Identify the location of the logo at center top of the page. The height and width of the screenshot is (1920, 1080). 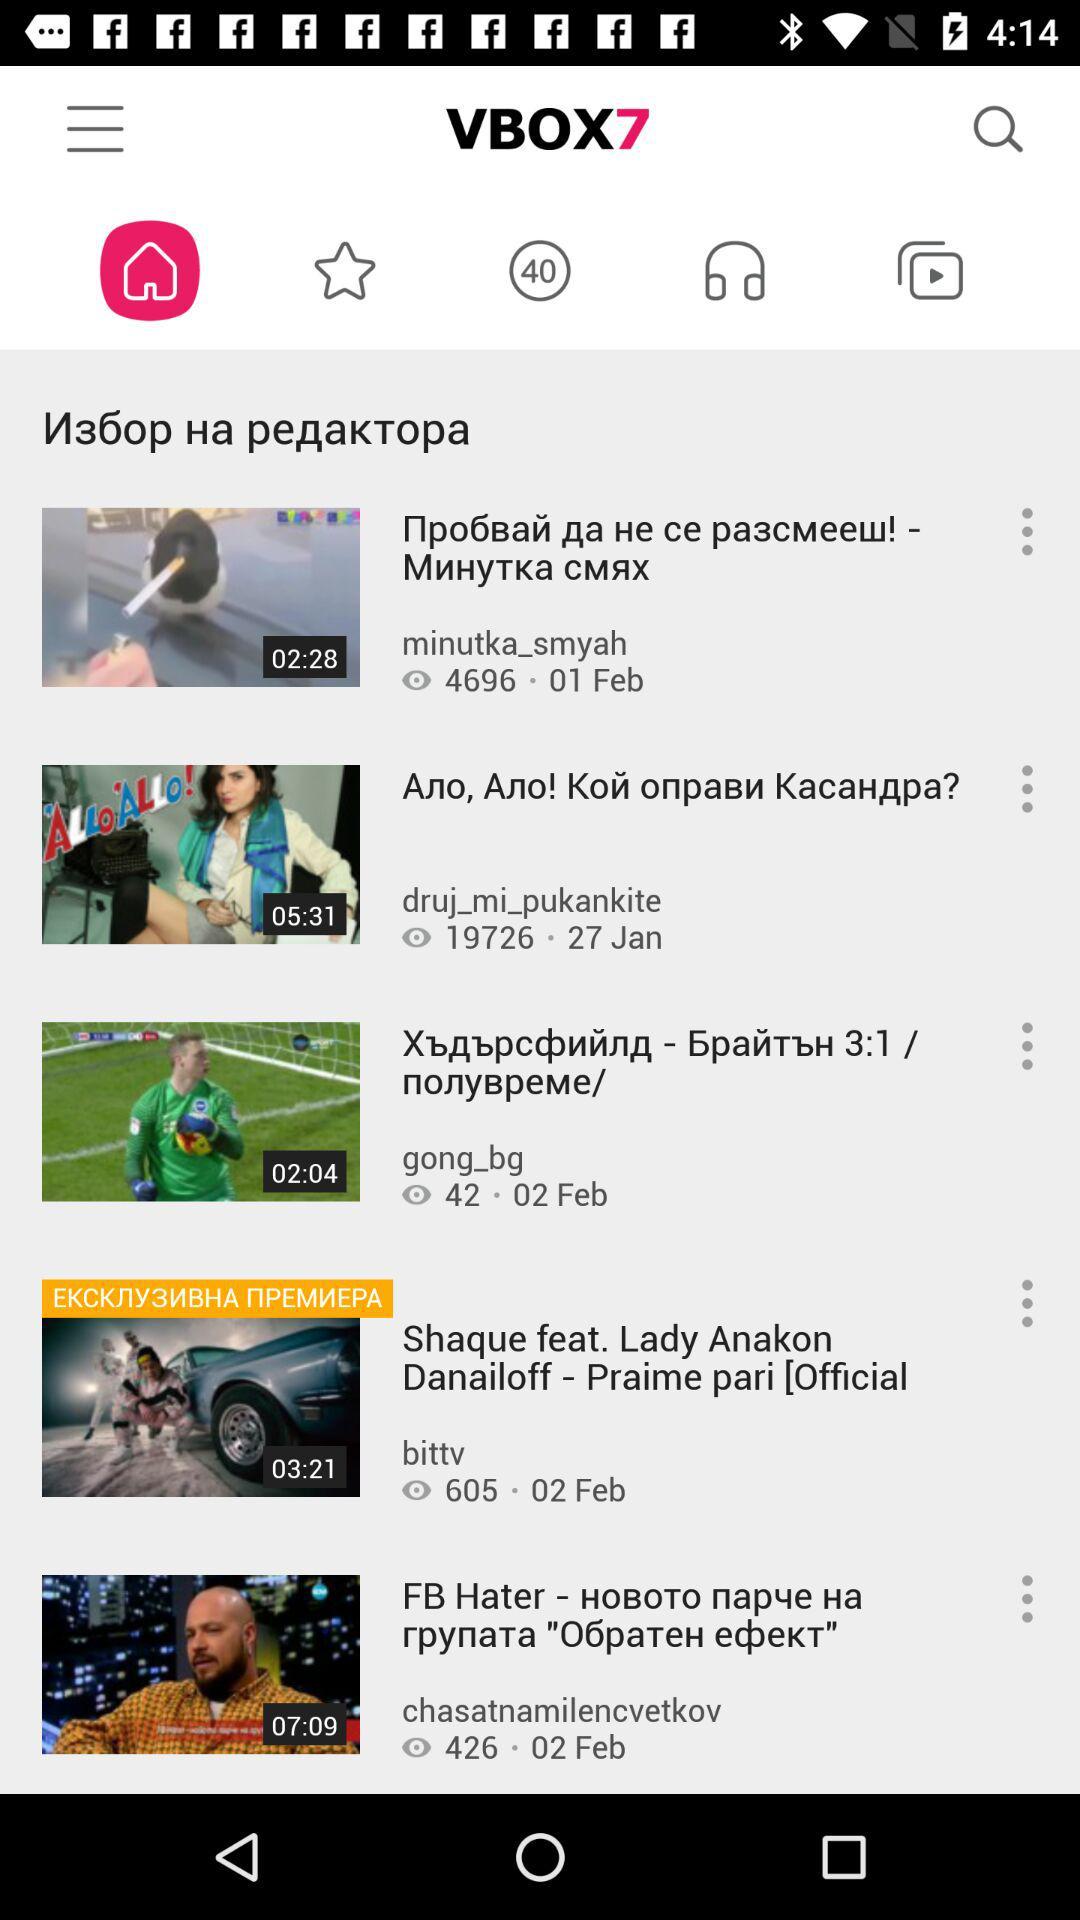
(540, 128).